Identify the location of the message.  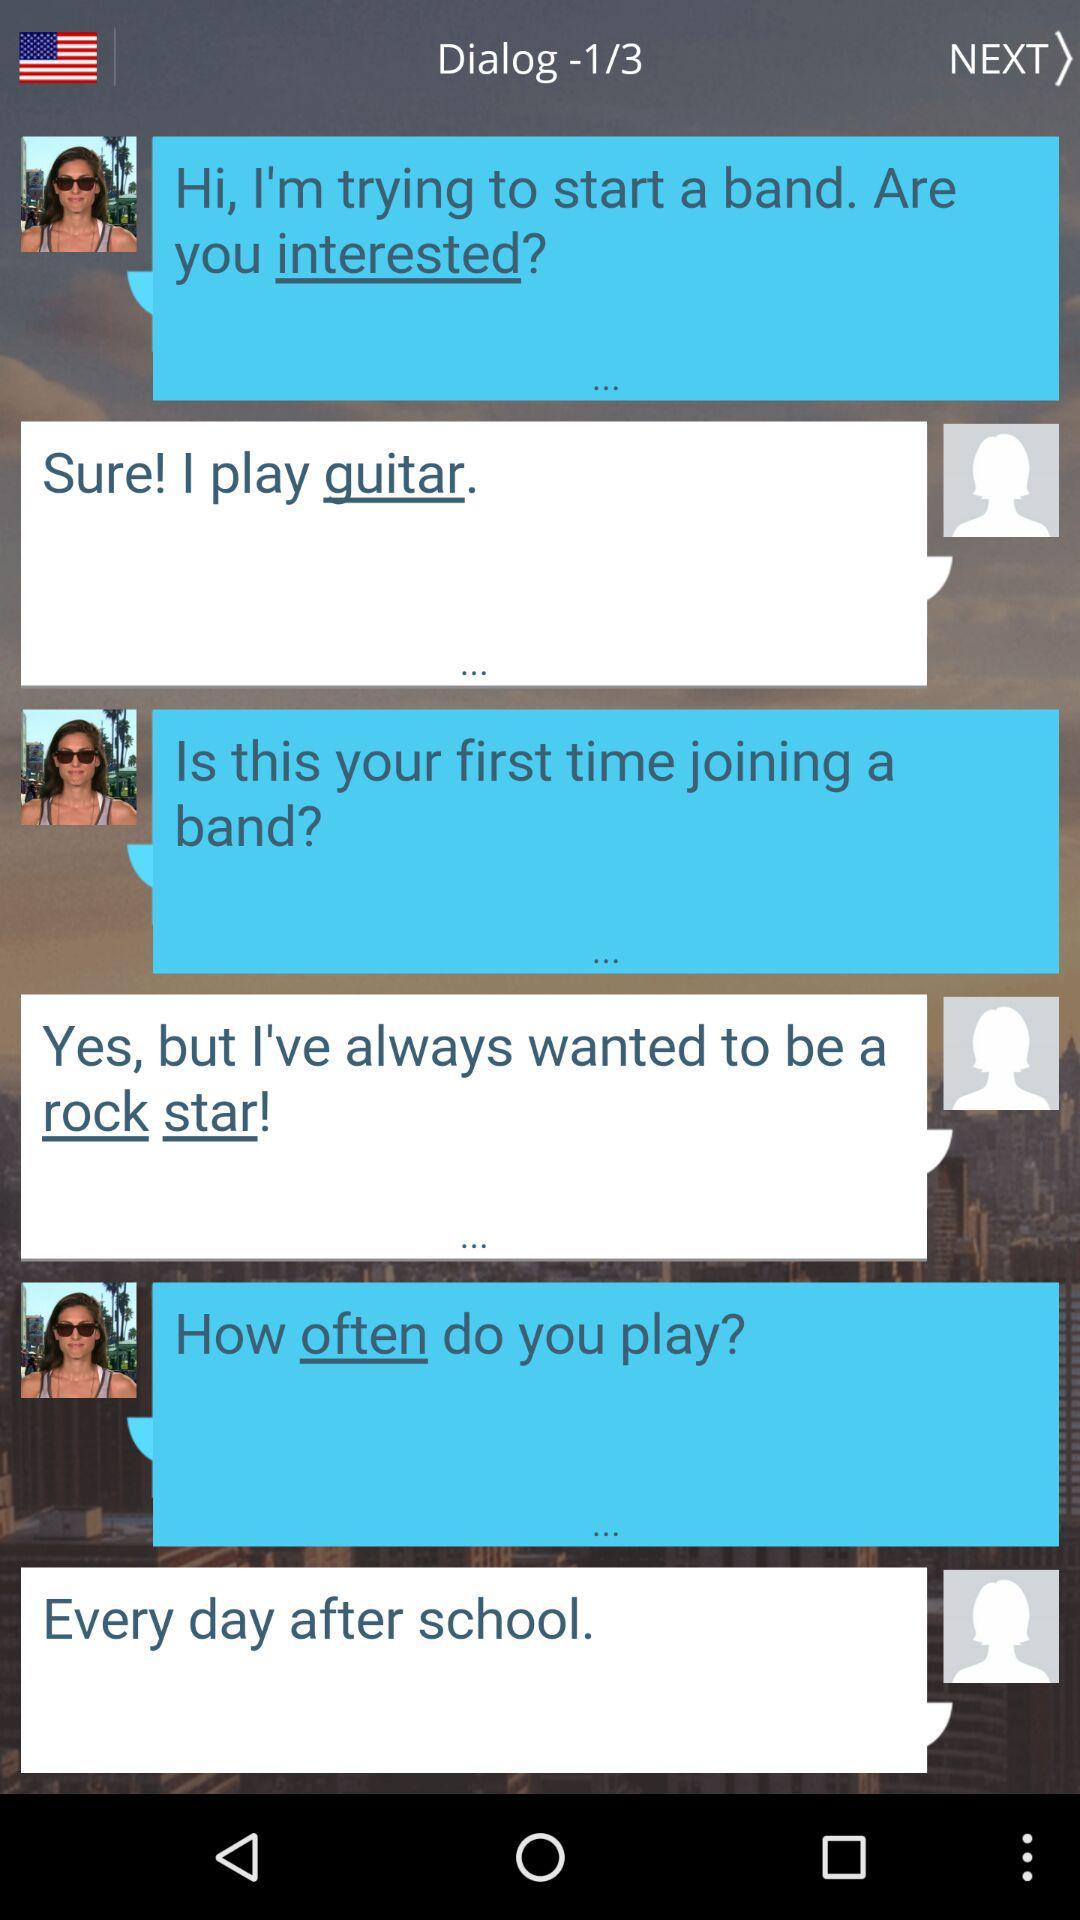
(474, 1101).